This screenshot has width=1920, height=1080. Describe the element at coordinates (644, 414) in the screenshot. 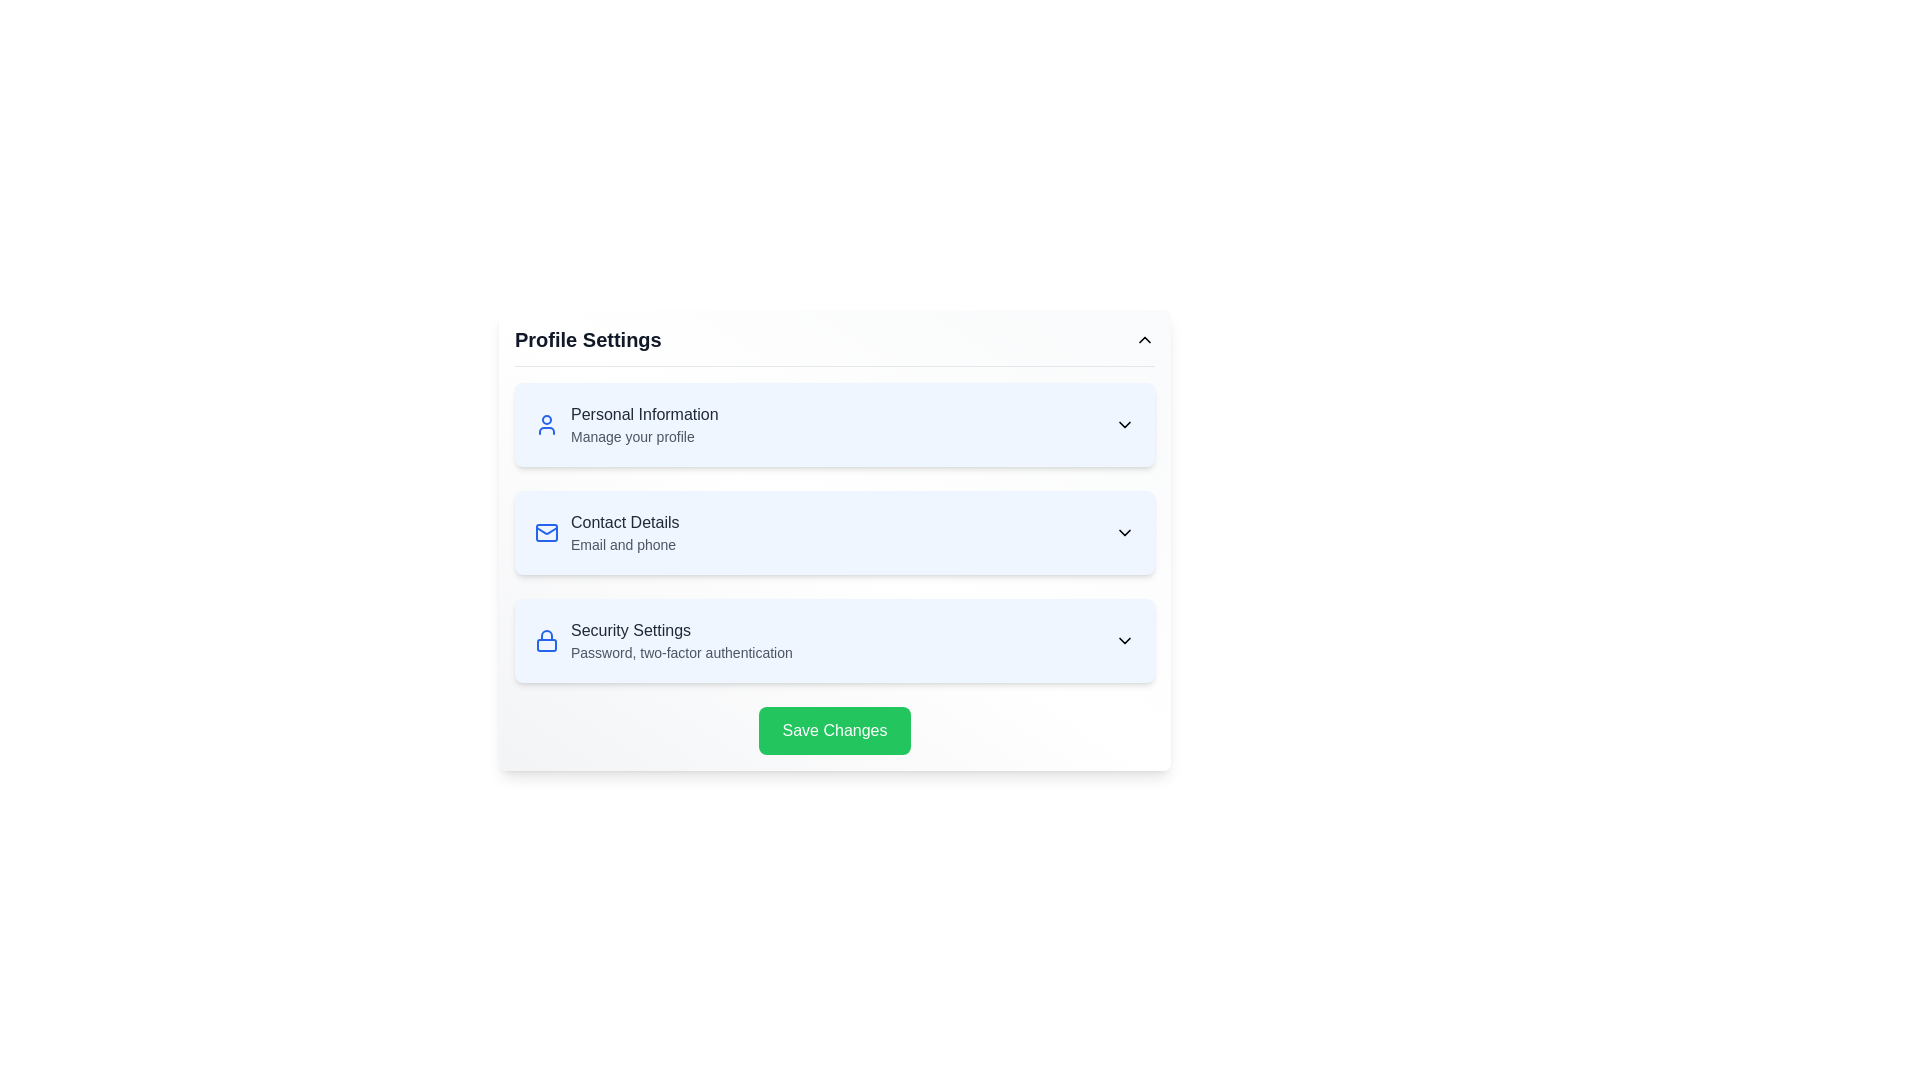

I see `the text header element displaying 'Personal Information' at the top of the profile settings card` at that location.